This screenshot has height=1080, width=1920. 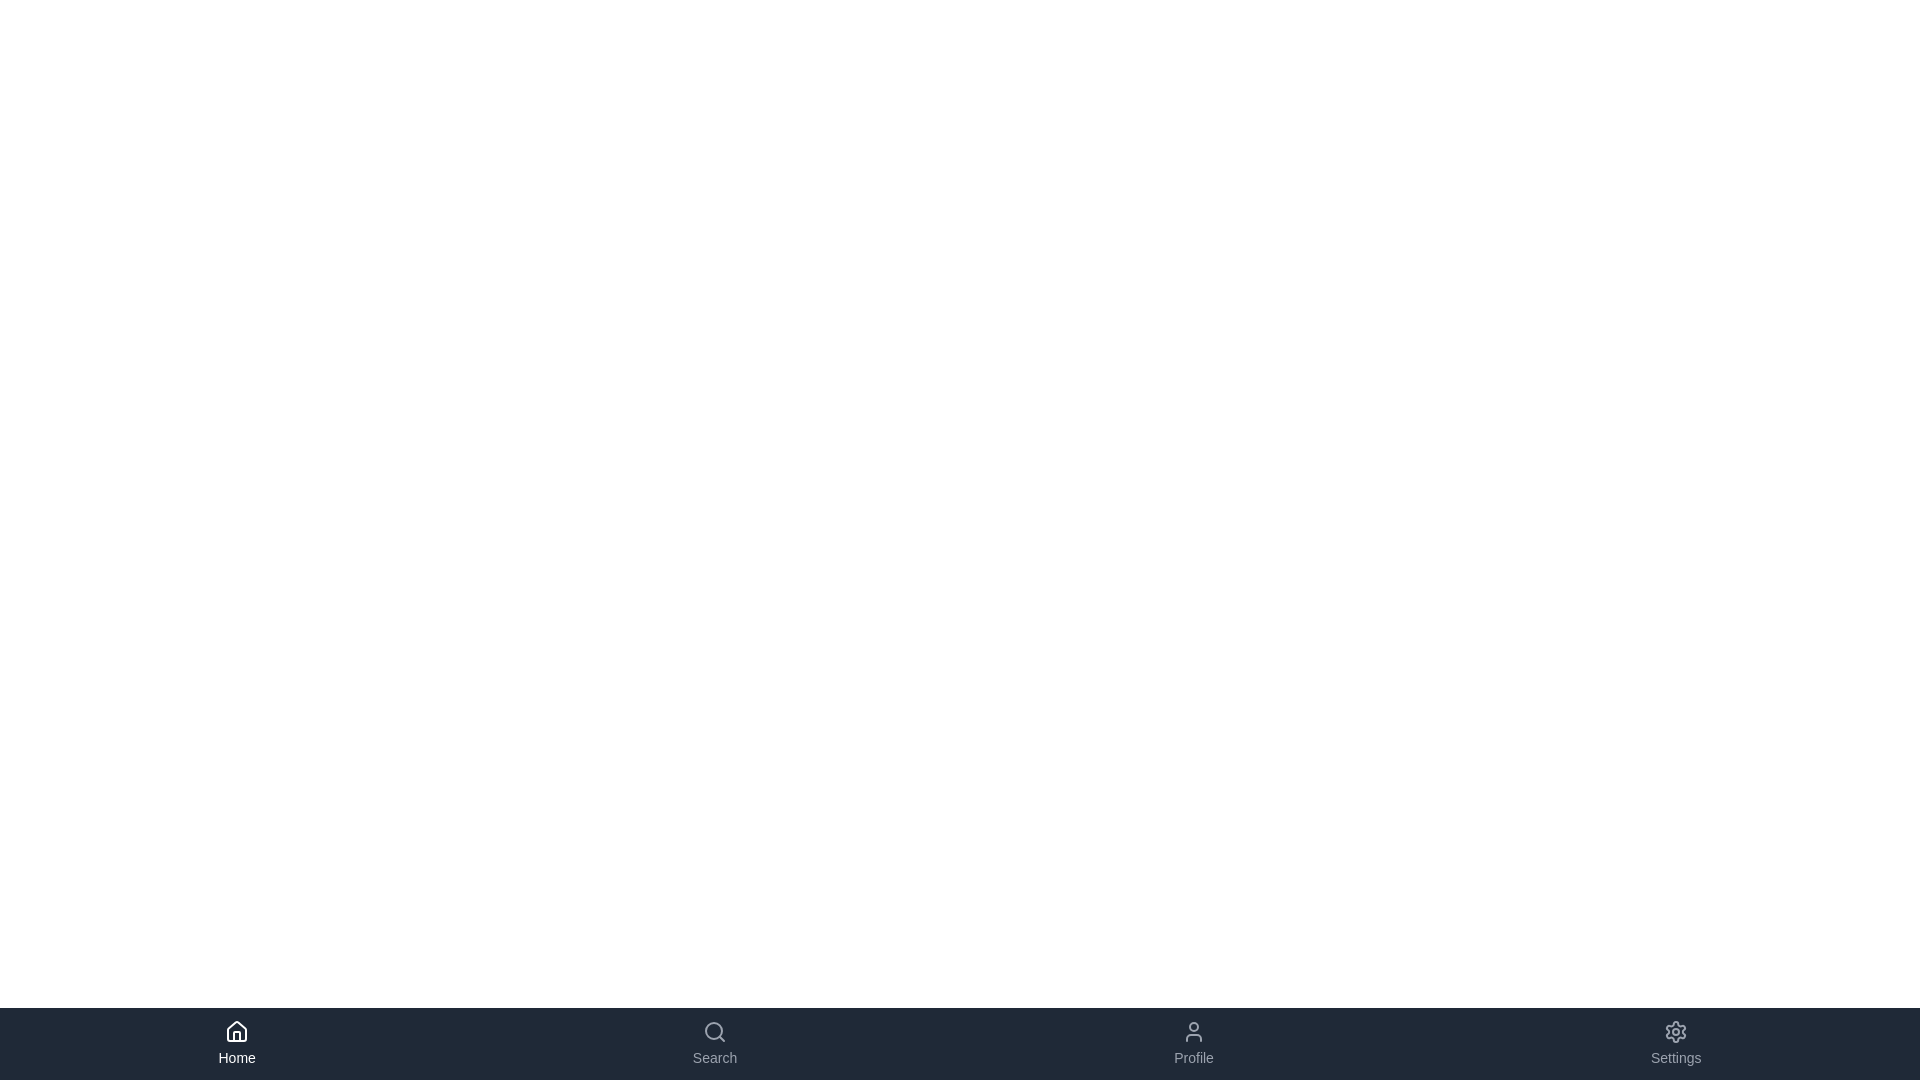 What do you see at coordinates (1676, 1056) in the screenshot?
I see `the text label displaying 'Settings', which is located beneath a gear icon in the bottom navigation bar` at bounding box center [1676, 1056].